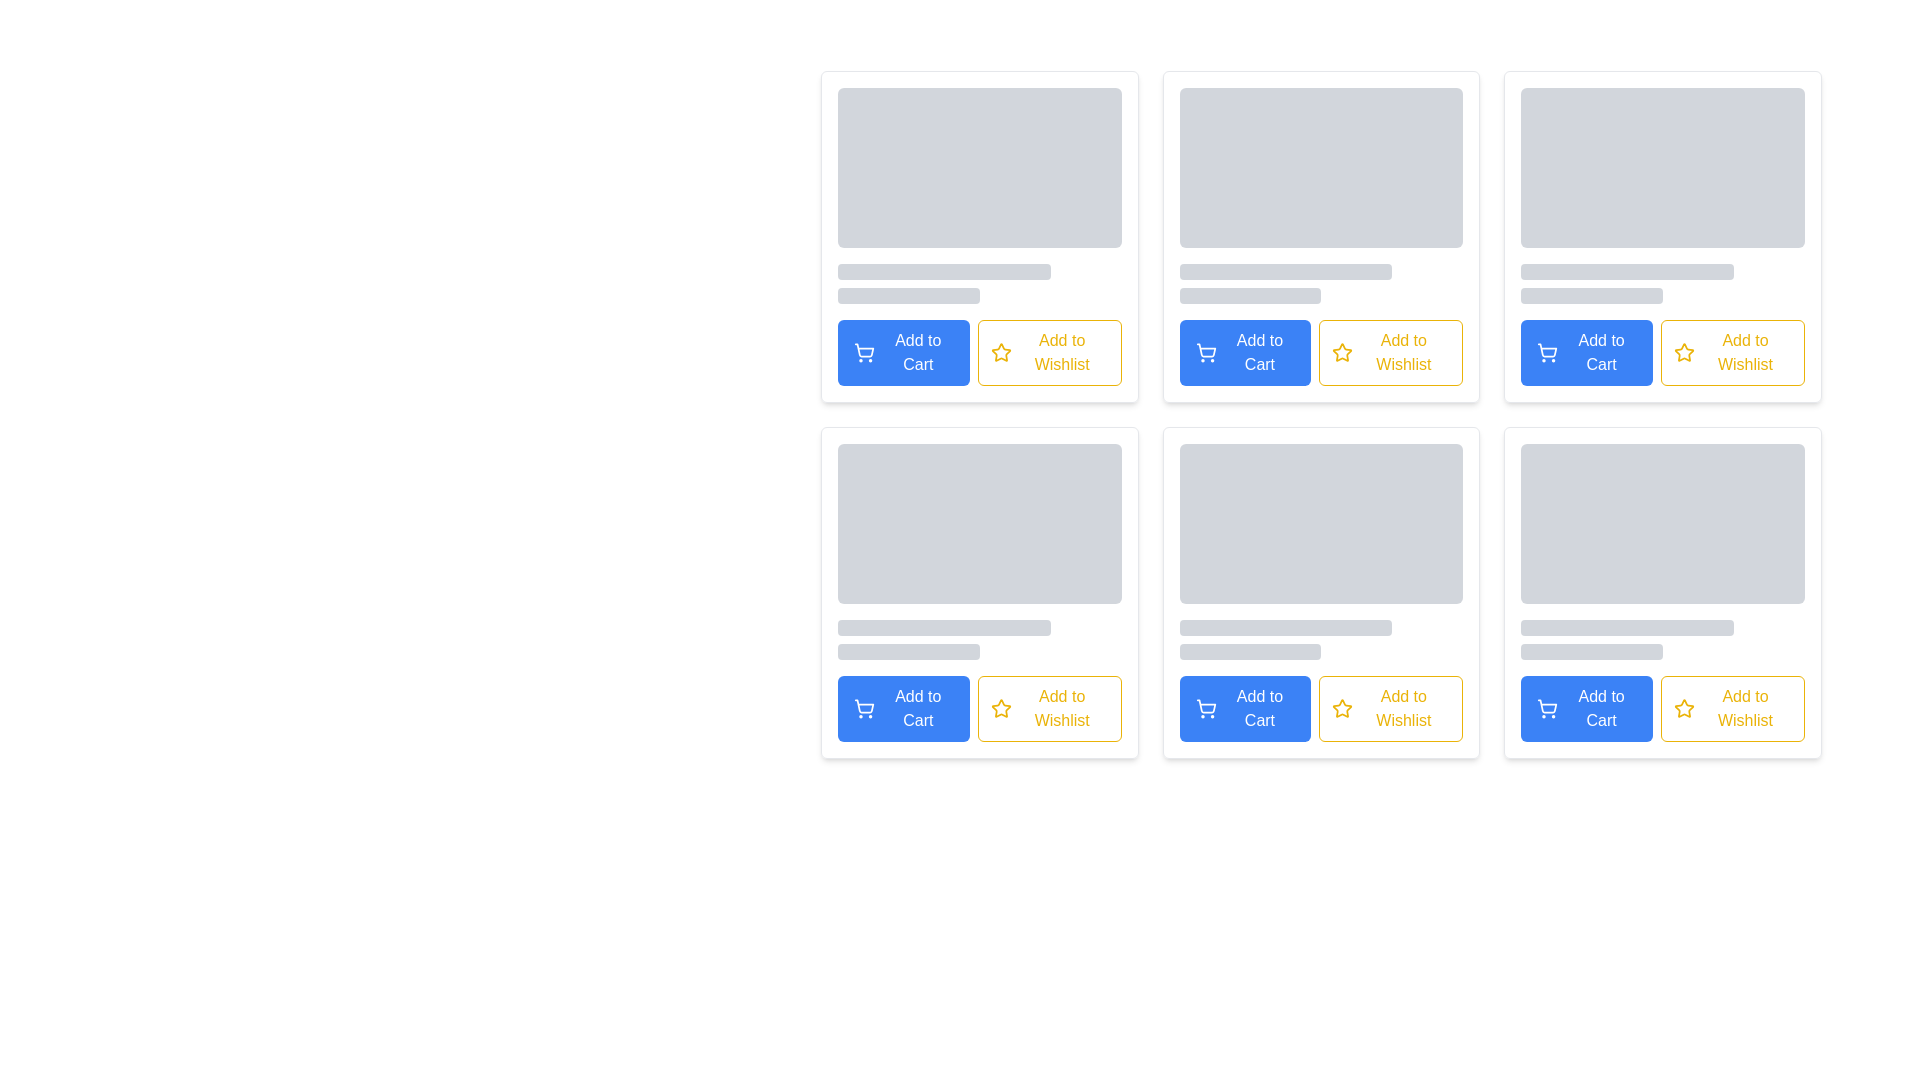 The image size is (1920, 1080). What do you see at coordinates (1342, 708) in the screenshot?
I see `the star icon located inside the 'Add to Wishlist' button at the bottom right corner of the second product card in the second row` at bounding box center [1342, 708].